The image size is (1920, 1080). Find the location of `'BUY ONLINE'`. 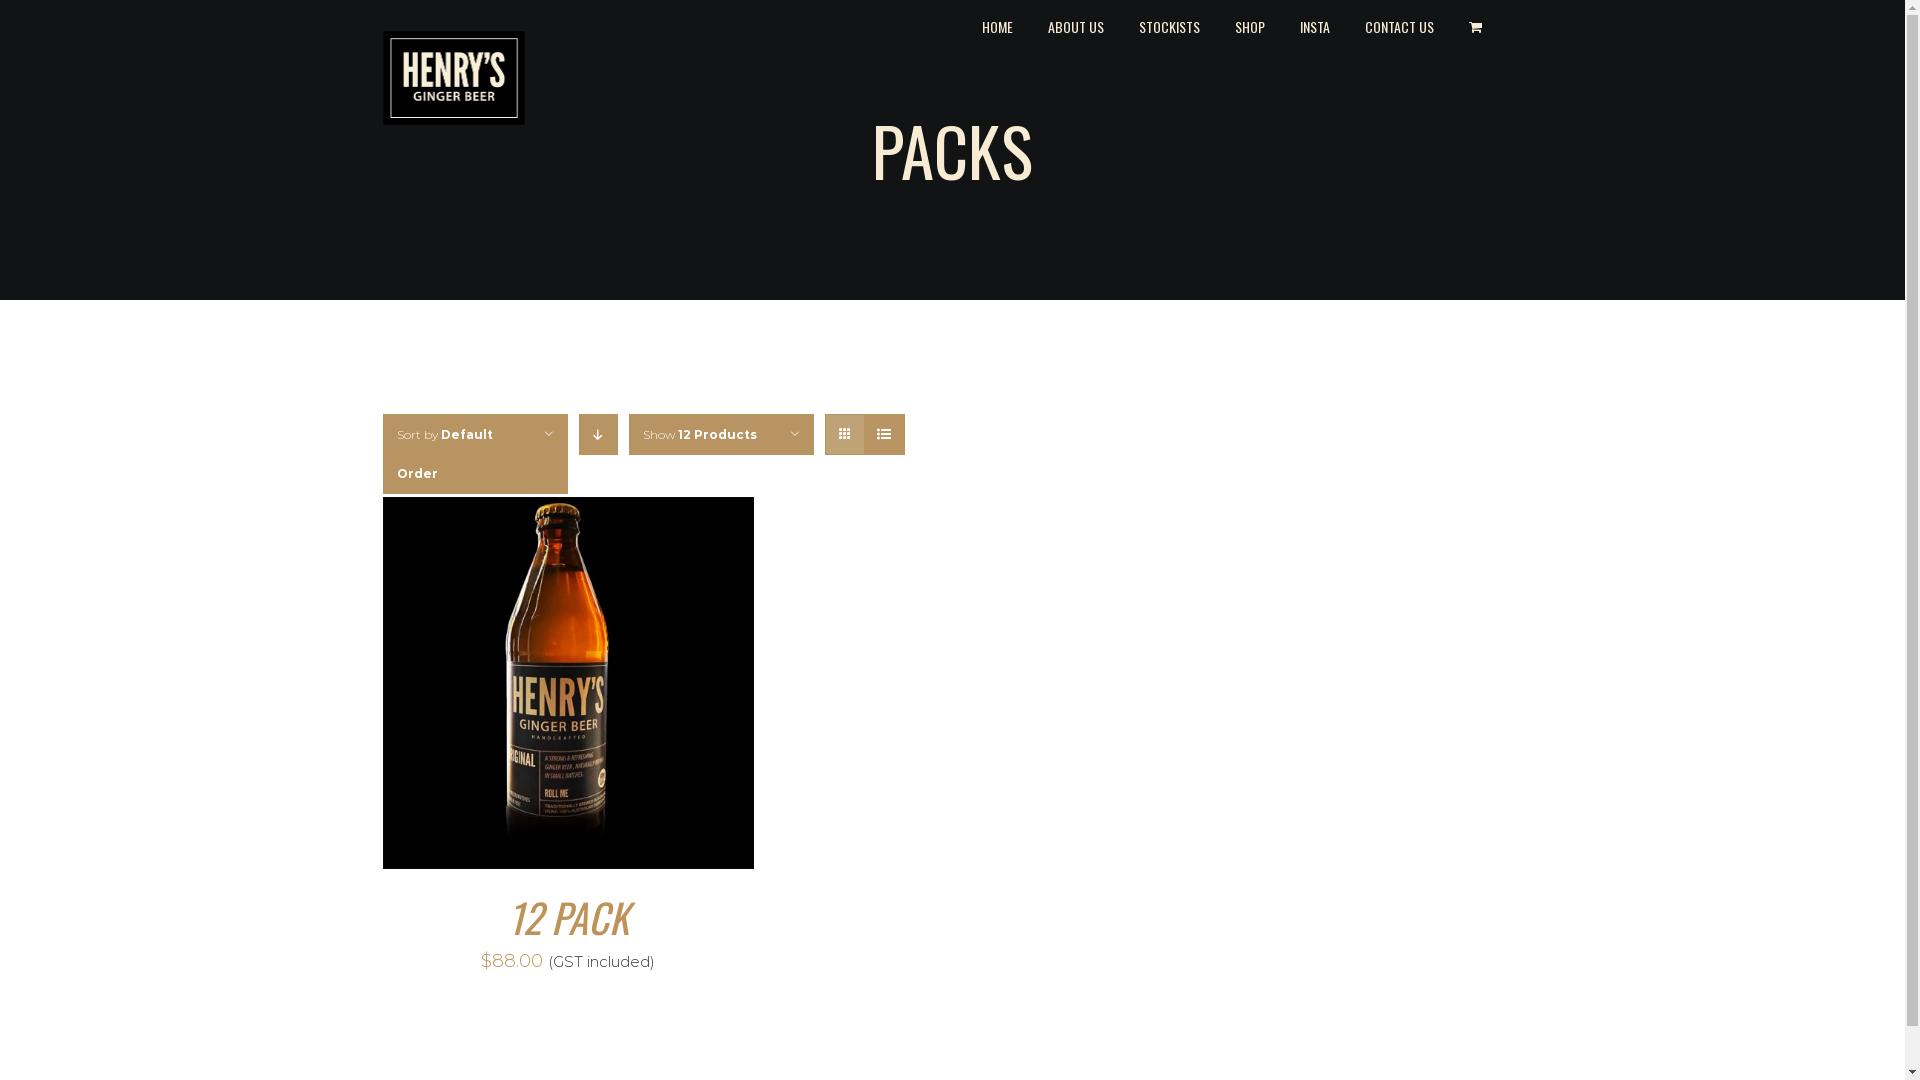

'BUY ONLINE' is located at coordinates (489, 879).